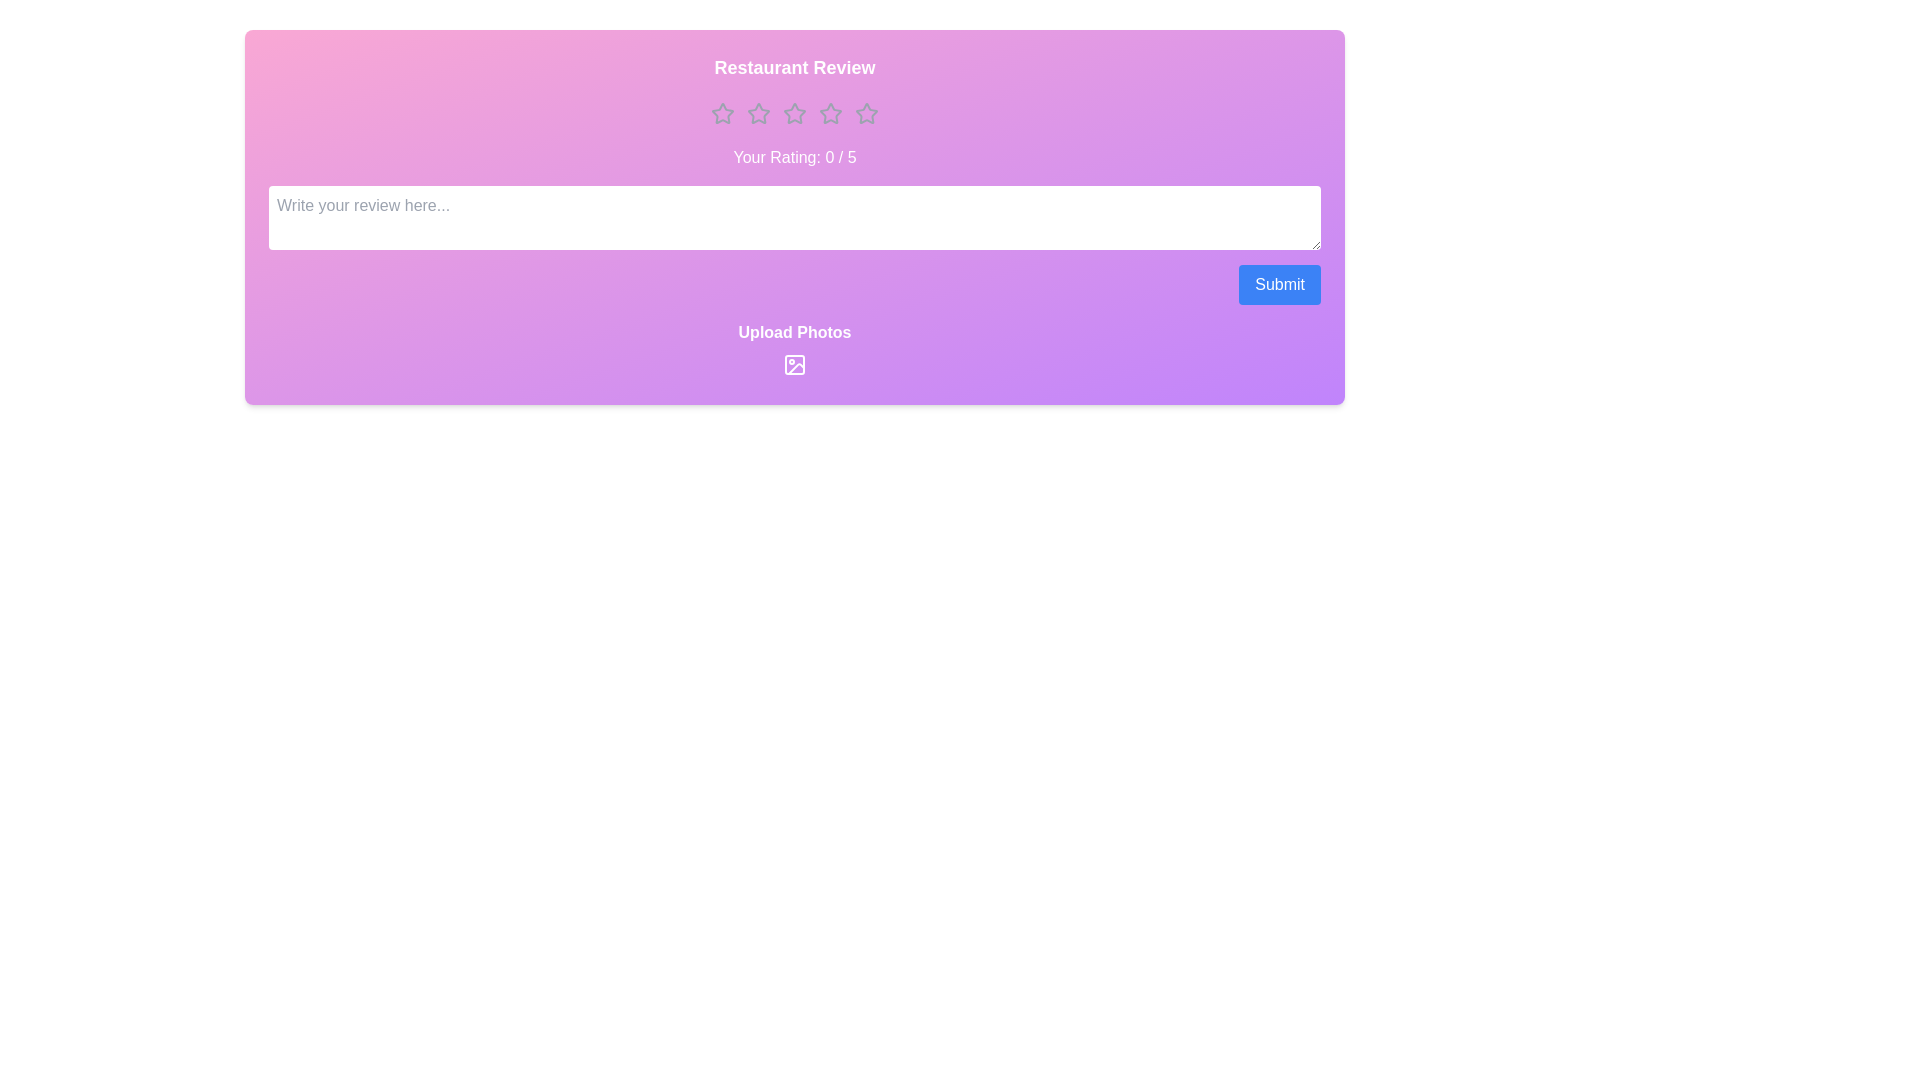 This screenshot has width=1920, height=1080. What do you see at coordinates (757, 114) in the screenshot?
I see `the rating to 2 stars by clicking on the respective star` at bounding box center [757, 114].